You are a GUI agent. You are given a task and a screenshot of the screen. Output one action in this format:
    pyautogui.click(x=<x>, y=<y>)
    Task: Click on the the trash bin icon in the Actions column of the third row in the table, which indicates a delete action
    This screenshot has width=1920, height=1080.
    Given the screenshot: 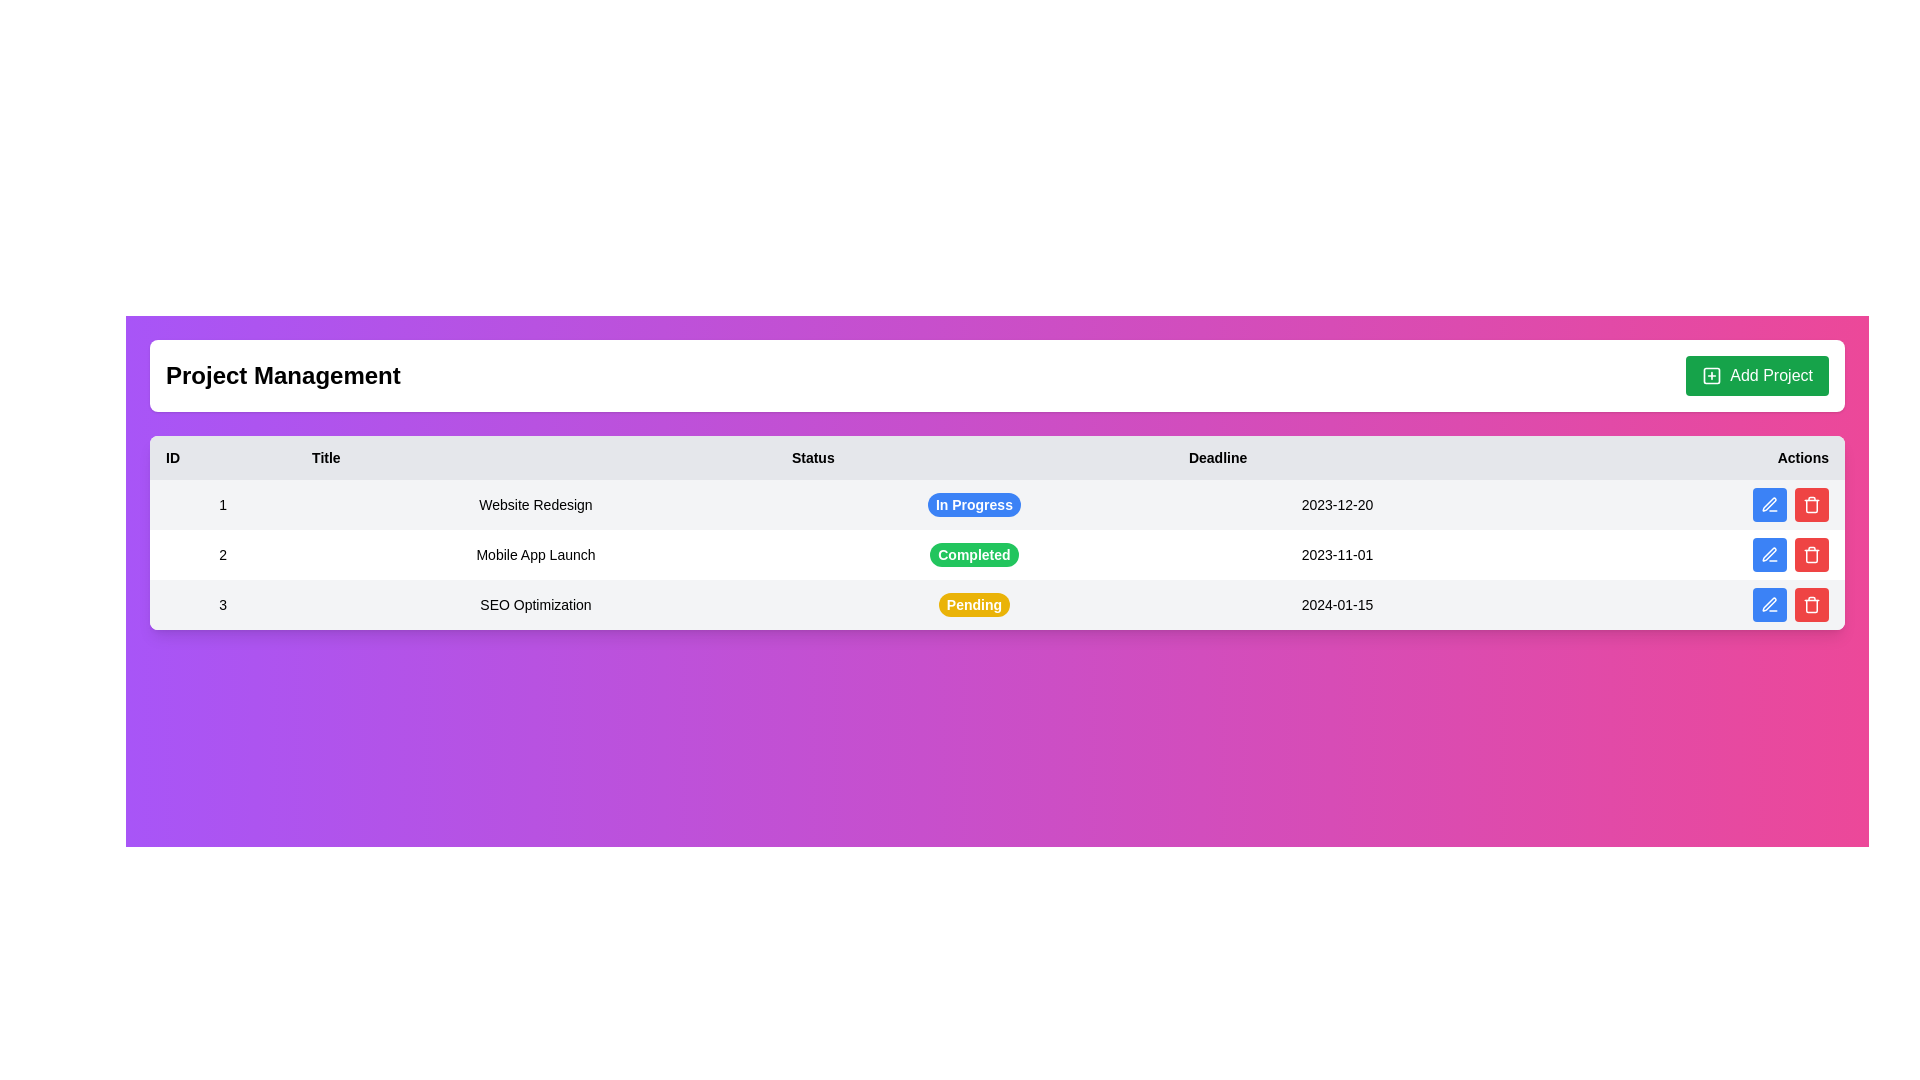 What is the action you would take?
    pyautogui.click(x=1811, y=556)
    